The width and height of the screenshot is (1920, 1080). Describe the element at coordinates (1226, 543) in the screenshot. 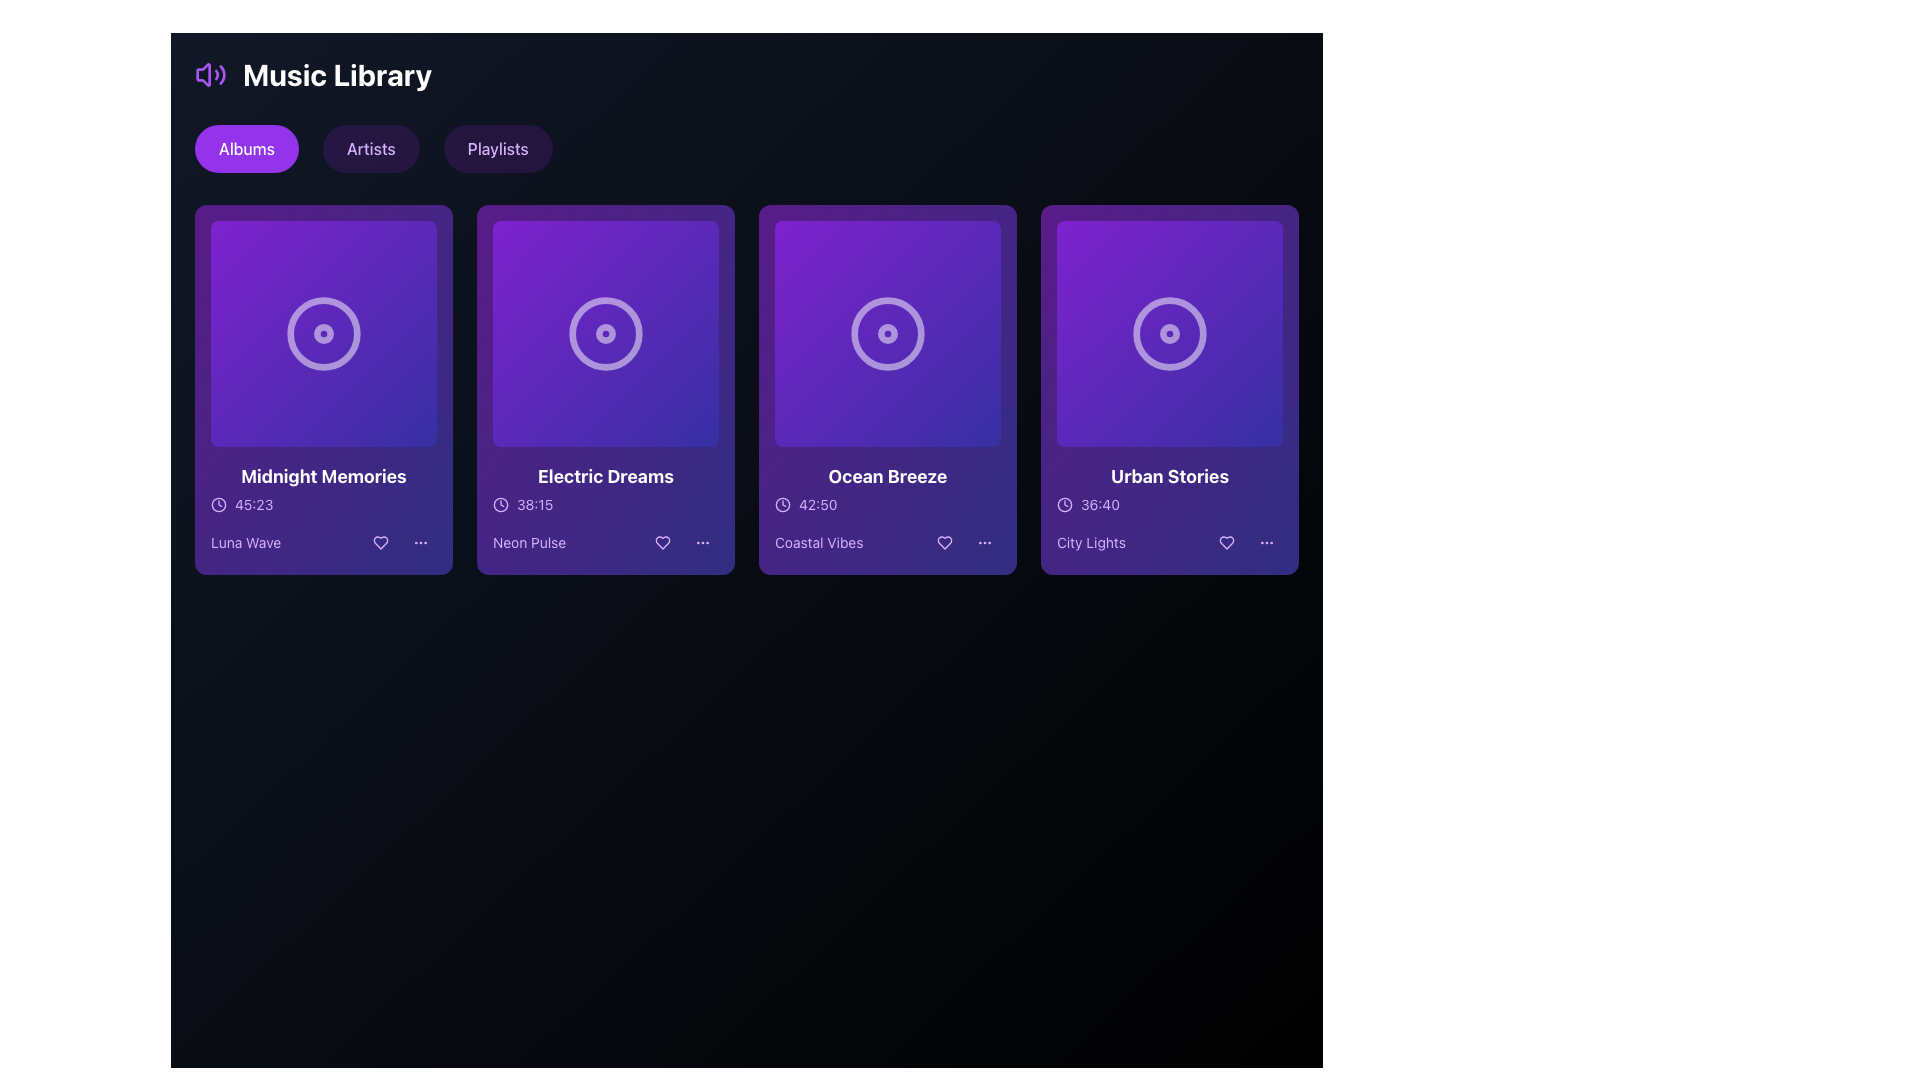

I see `the purple heart-shaped icon located in the bottom-right corner of the 'Urban Stories' card to mark the item as favorite` at that location.